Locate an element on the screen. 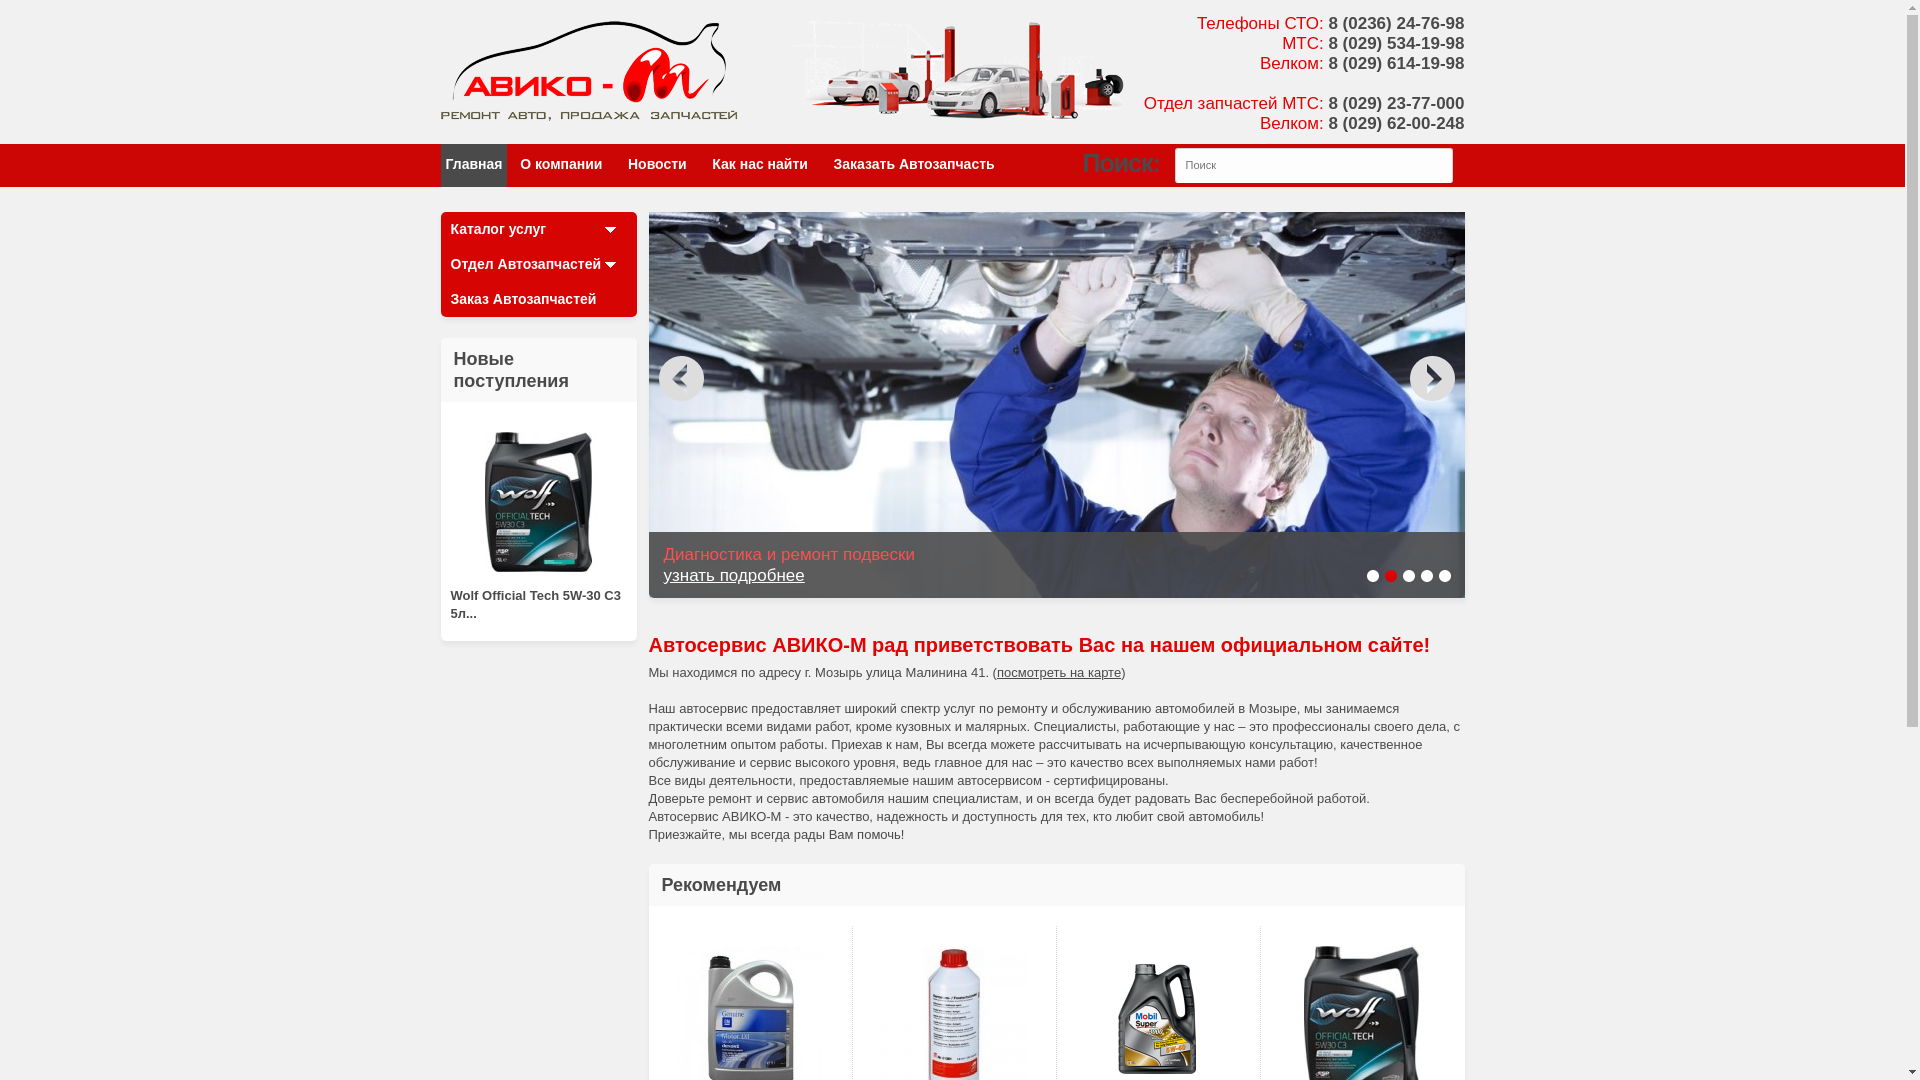  'false' is located at coordinates (1431, 378).